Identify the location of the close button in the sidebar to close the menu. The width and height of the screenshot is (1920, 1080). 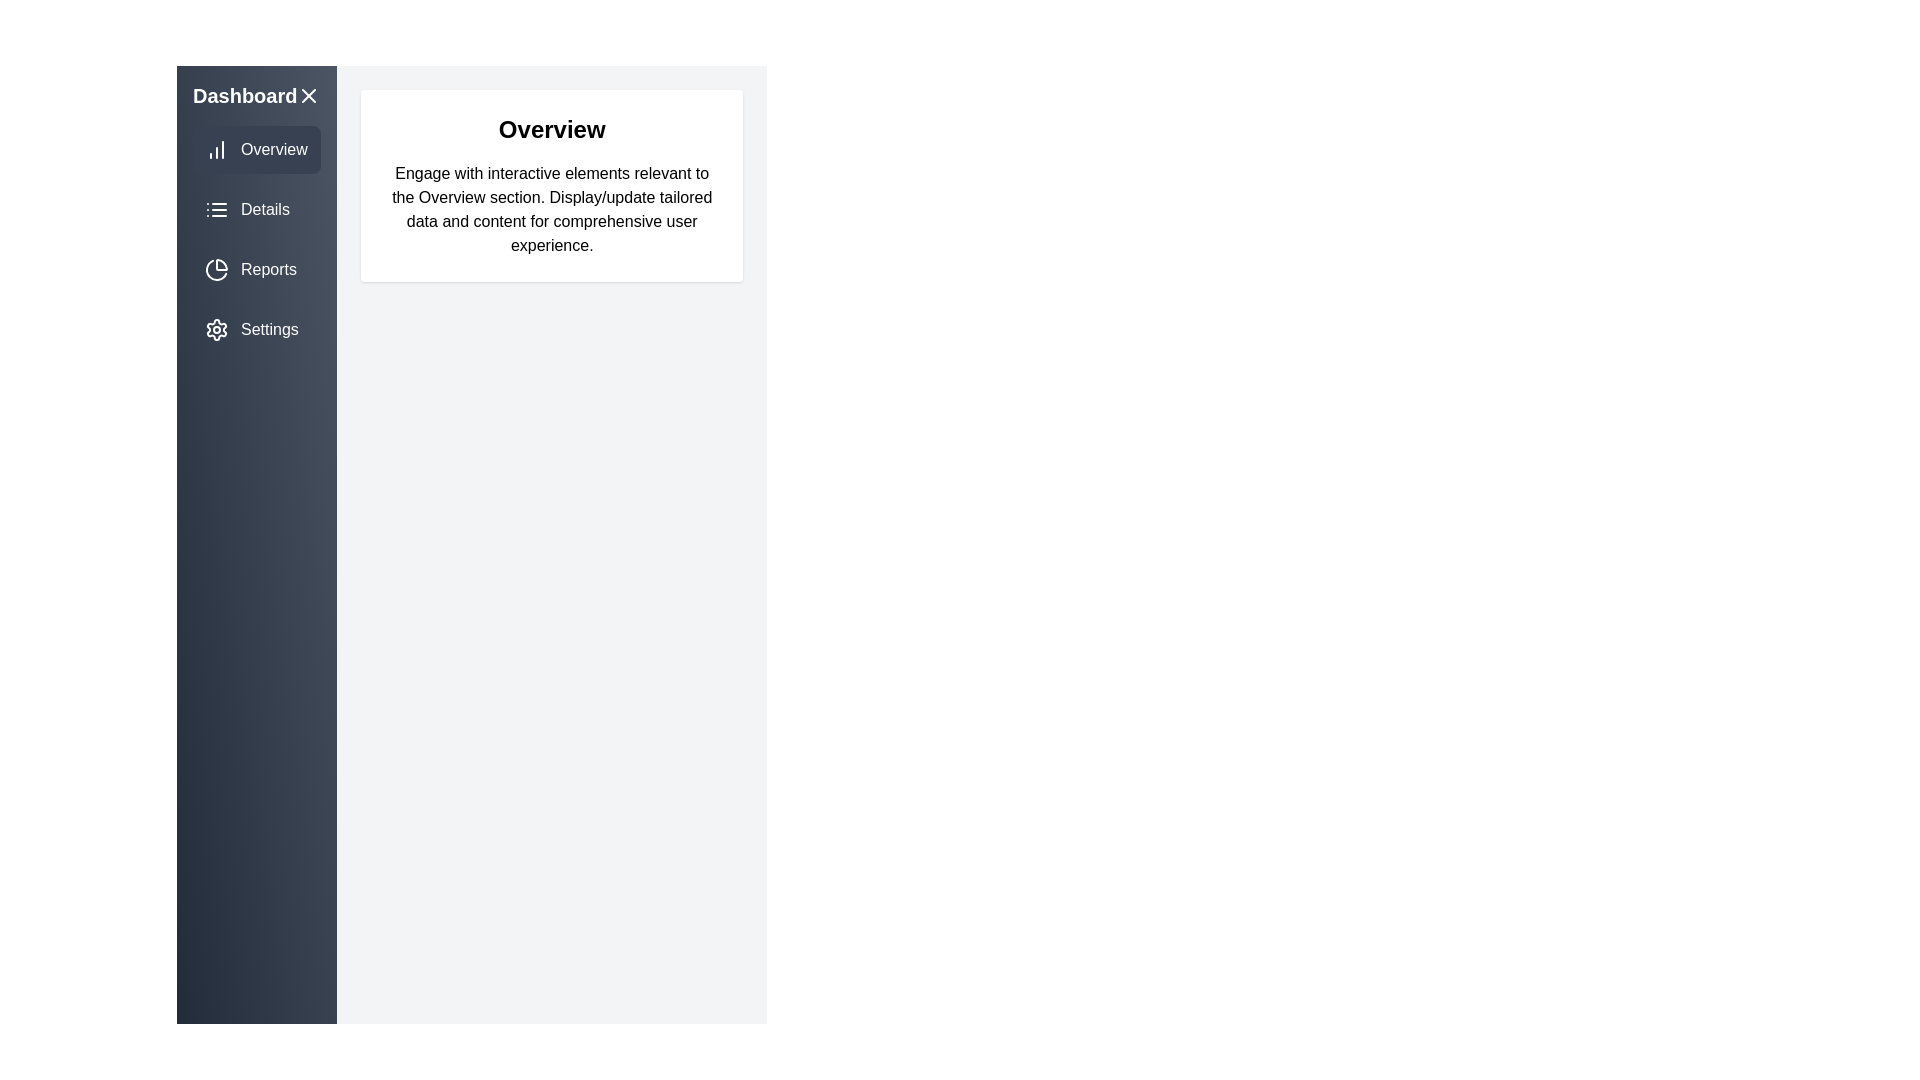
(307, 96).